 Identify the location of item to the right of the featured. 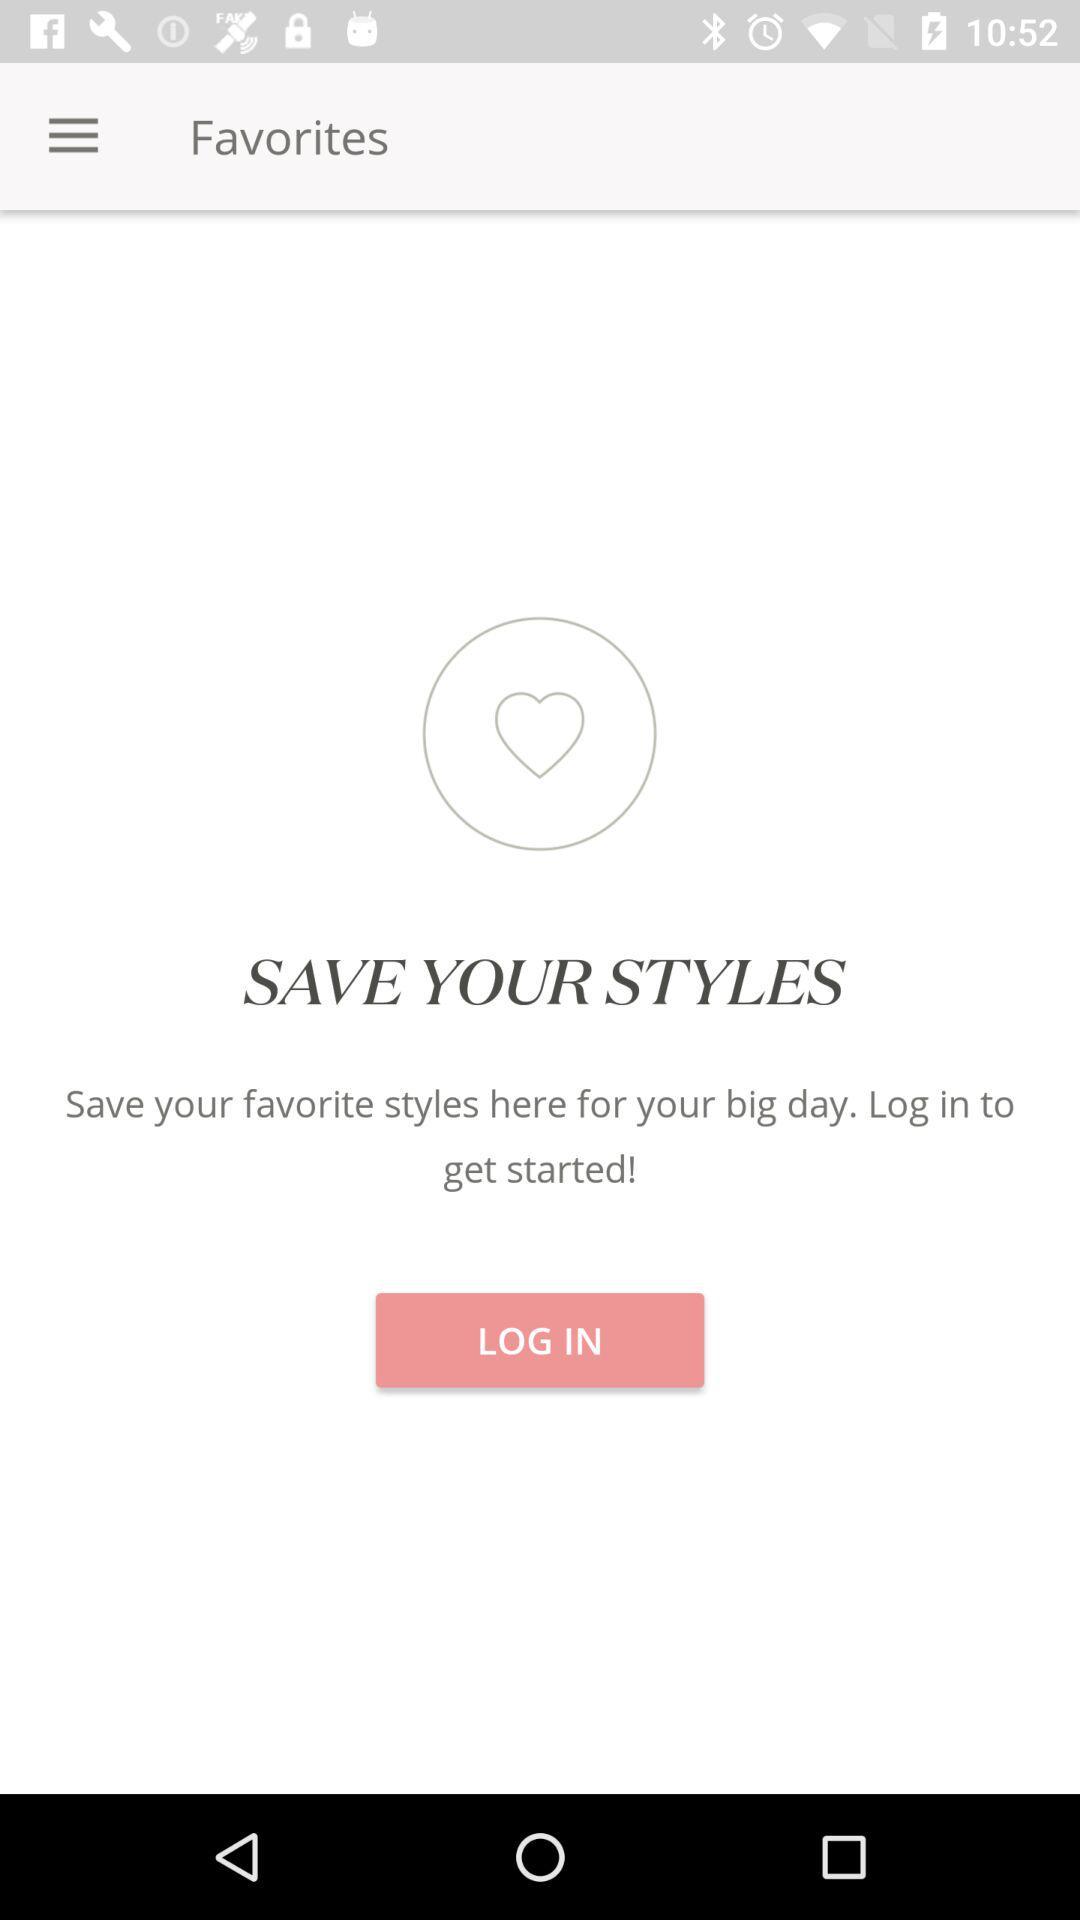
(898, 279).